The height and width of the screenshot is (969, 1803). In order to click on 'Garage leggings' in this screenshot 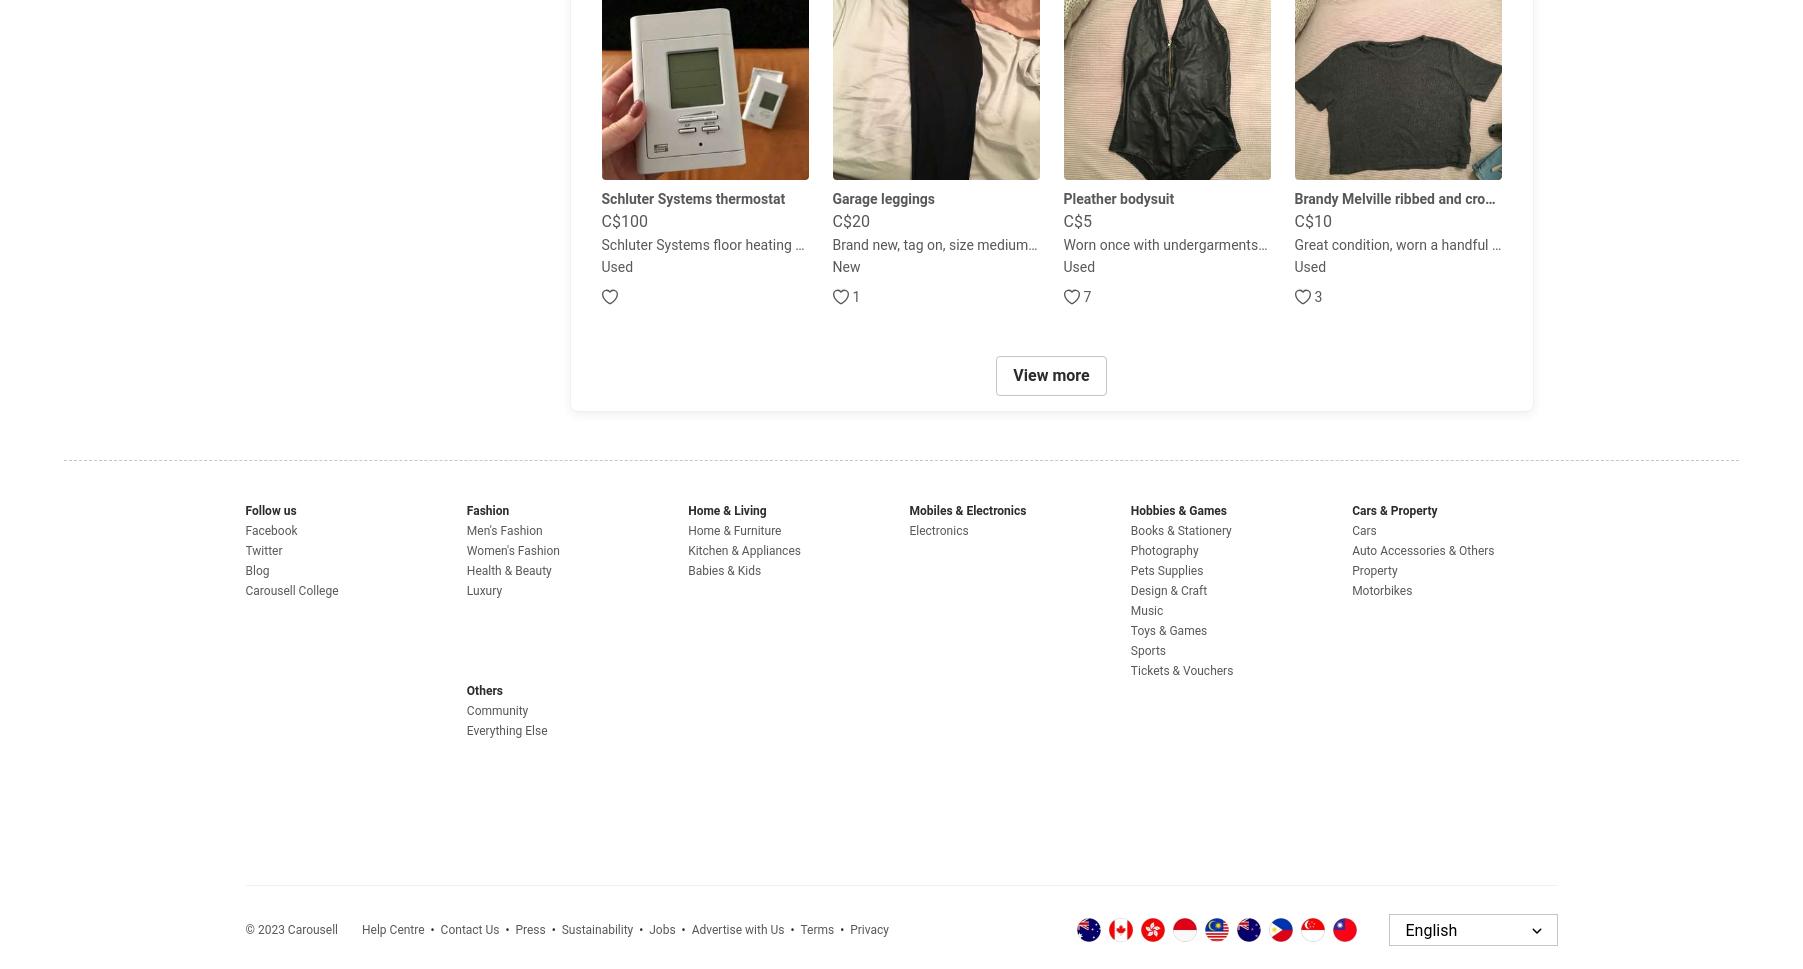, I will do `click(882, 199)`.